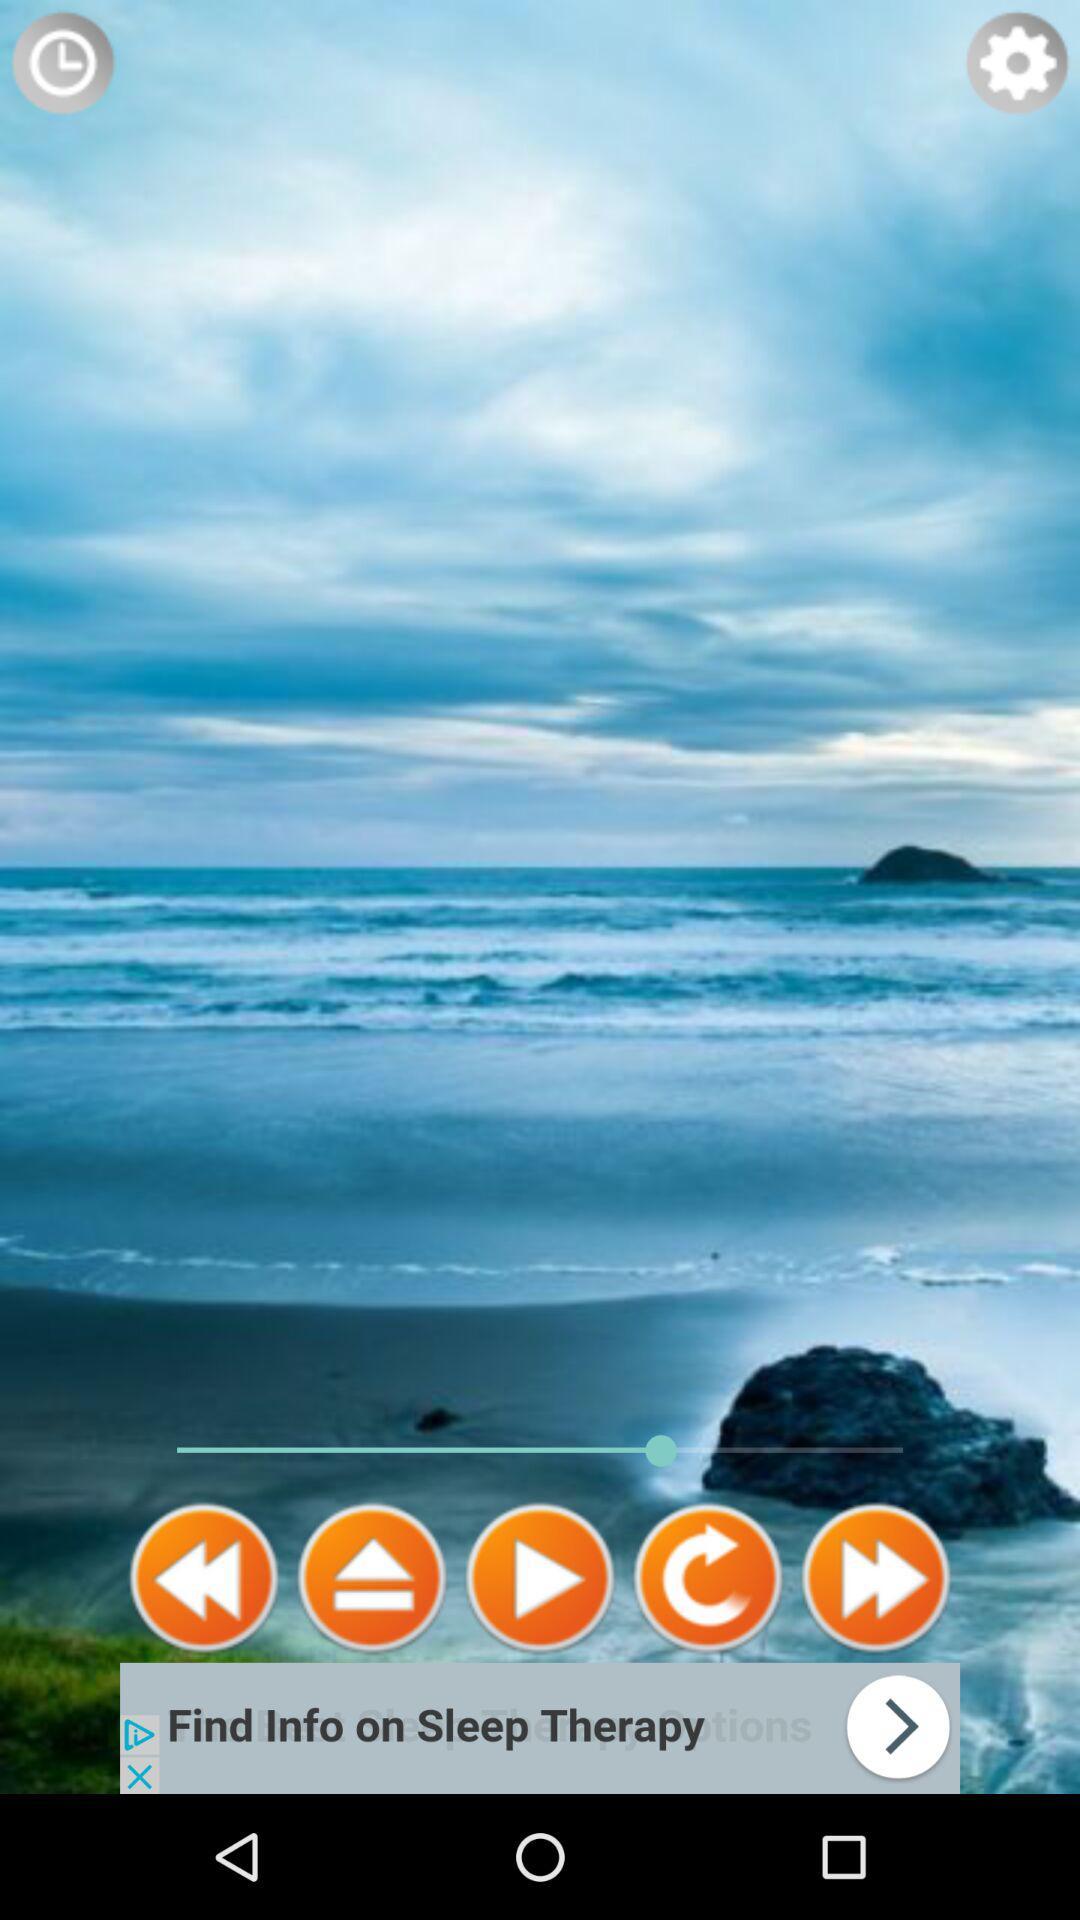 The image size is (1080, 1920). What do you see at coordinates (874, 1577) in the screenshot?
I see `skip song` at bounding box center [874, 1577].